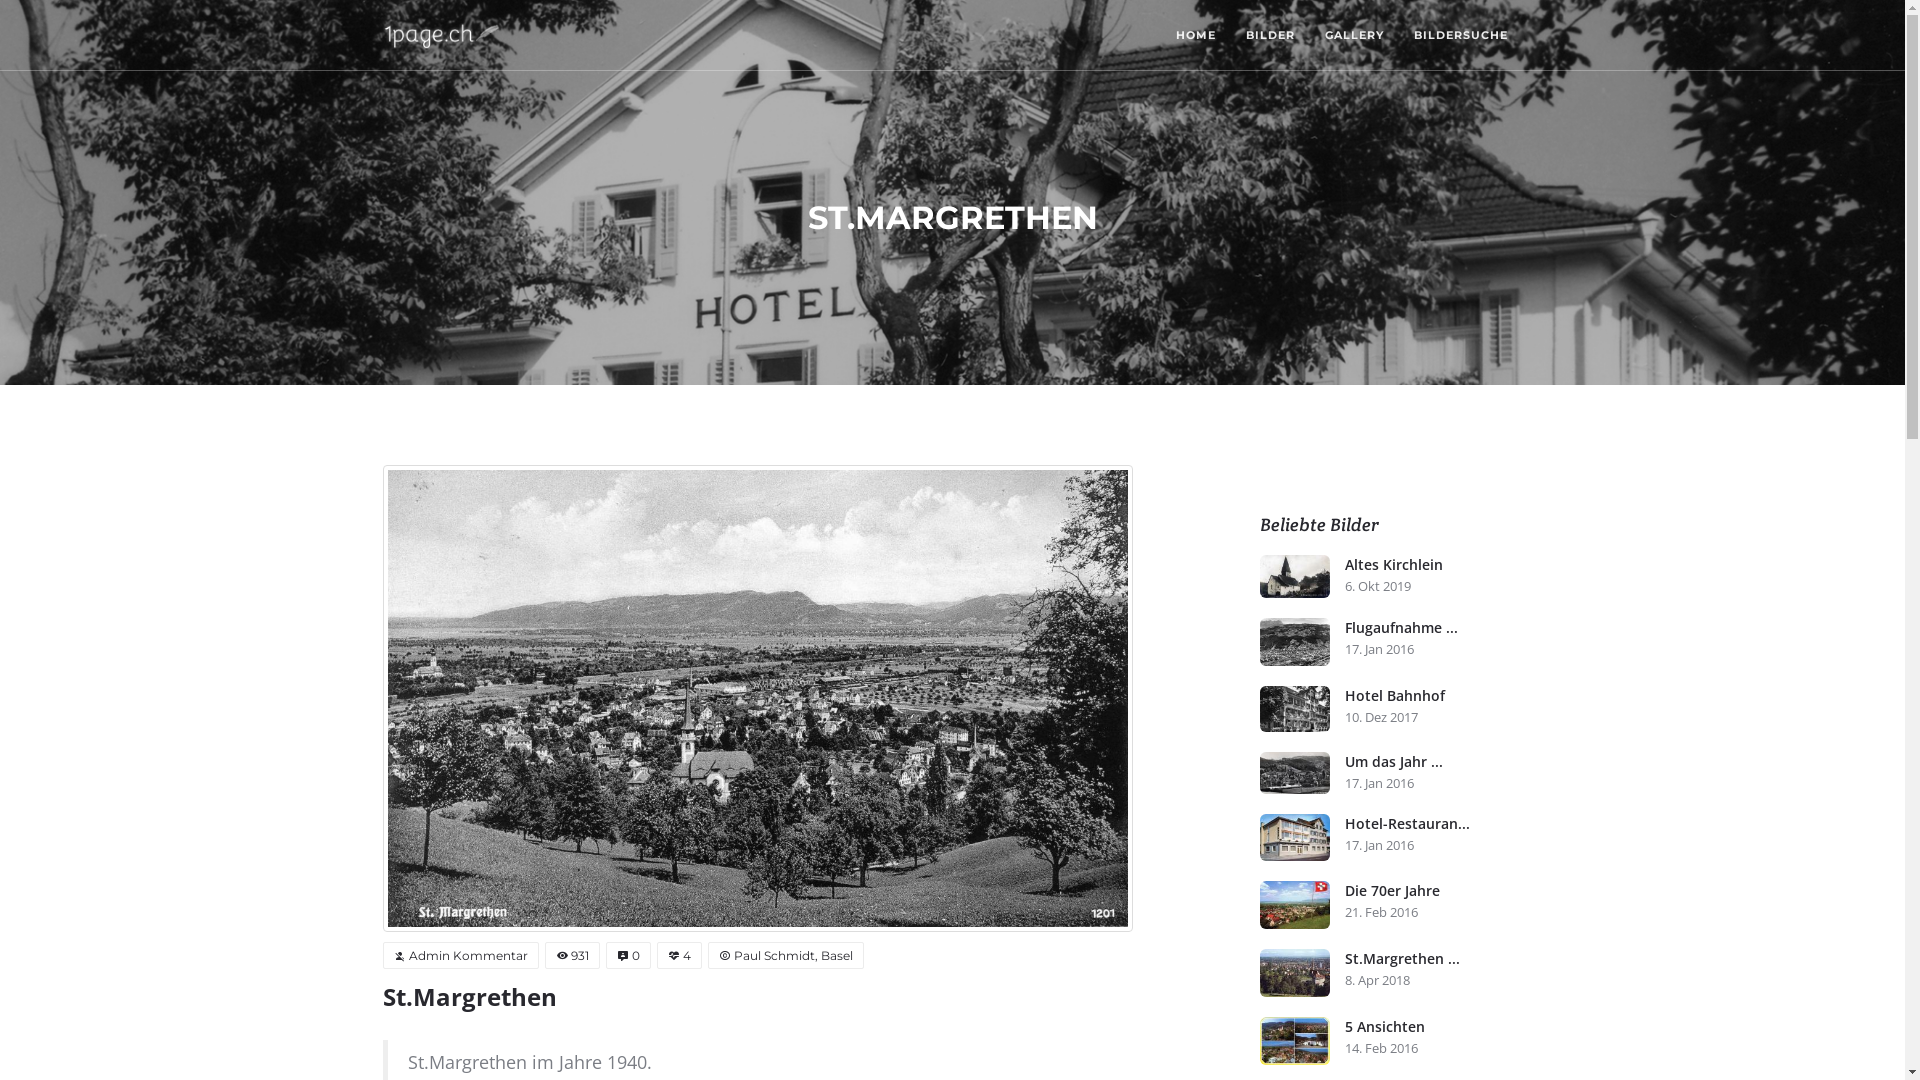 The height and width of the screenshot is (1080, 1920). Describe the element at coordinates (1433, 824) in the screenshot. I see `'Hotel-Restauran...'` at that location.